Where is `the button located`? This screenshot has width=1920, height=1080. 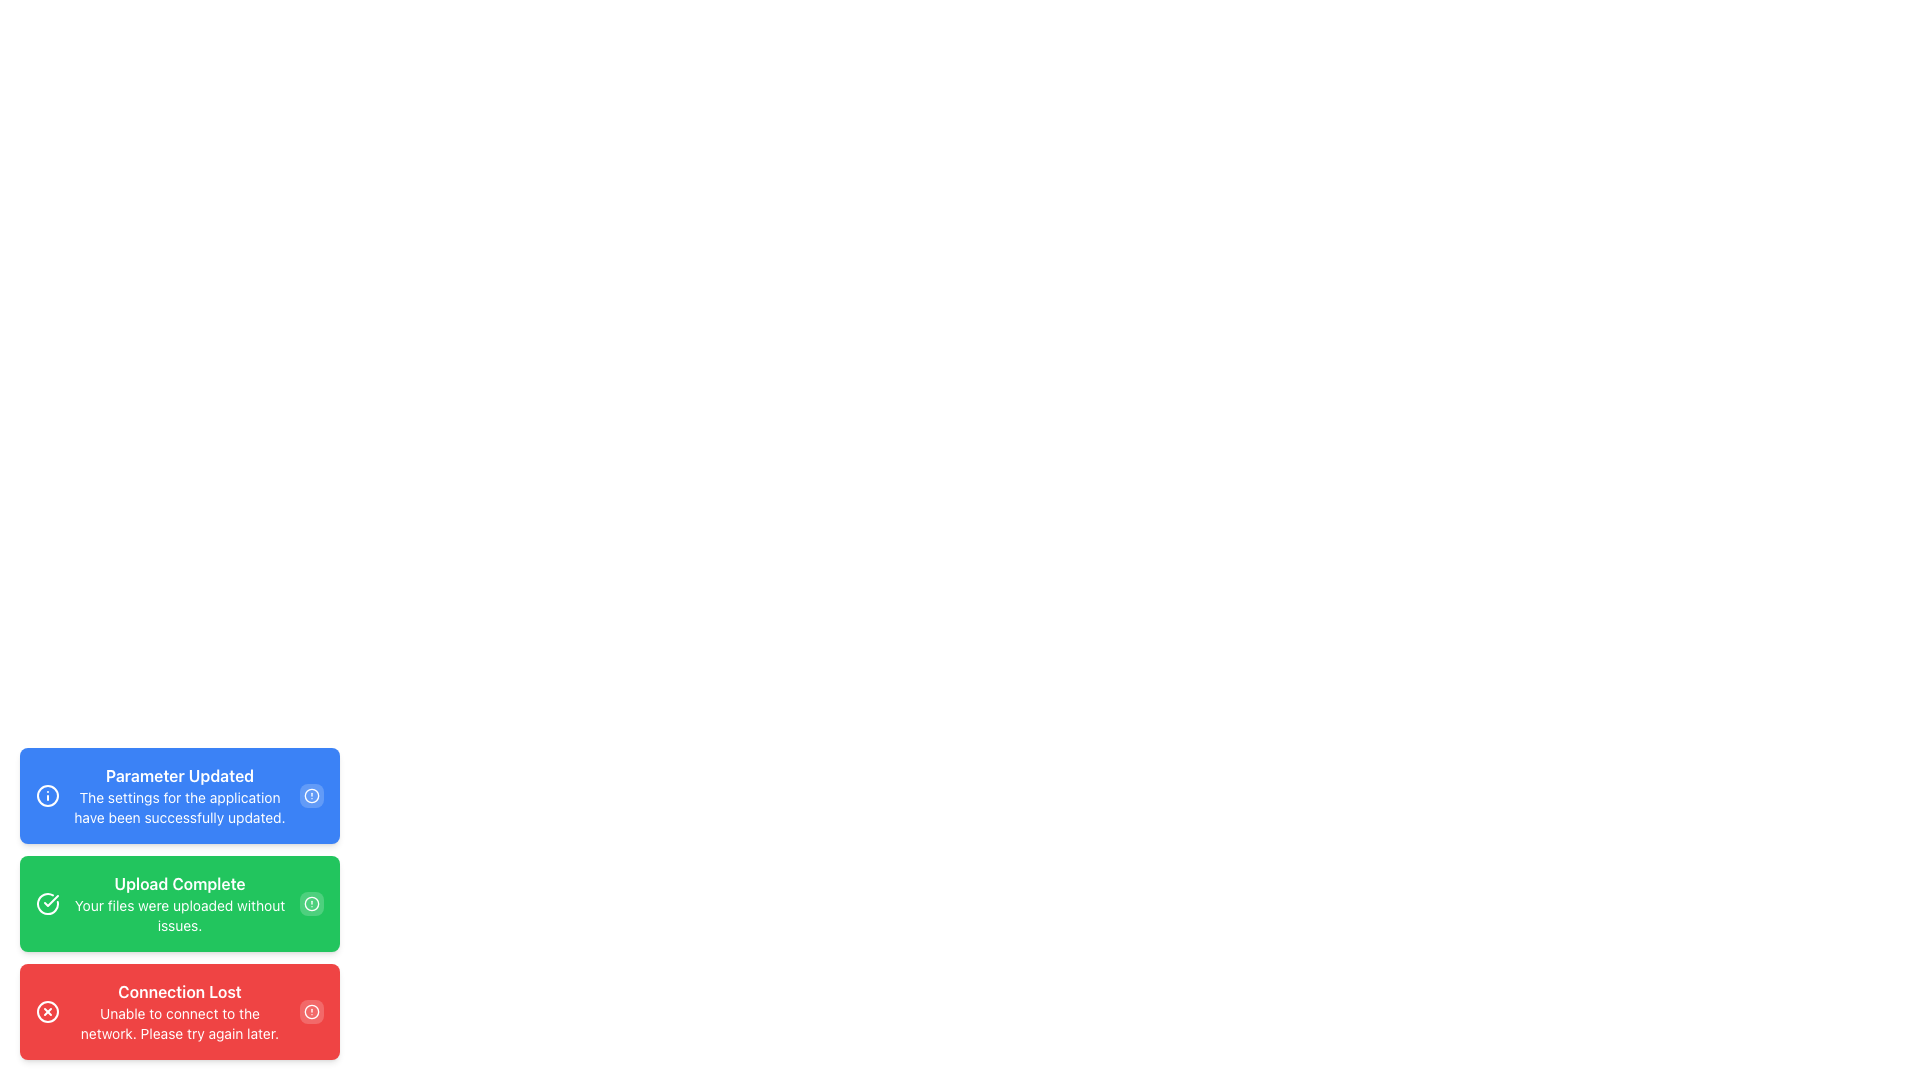
the button located is located at coordinates (311, 1011).